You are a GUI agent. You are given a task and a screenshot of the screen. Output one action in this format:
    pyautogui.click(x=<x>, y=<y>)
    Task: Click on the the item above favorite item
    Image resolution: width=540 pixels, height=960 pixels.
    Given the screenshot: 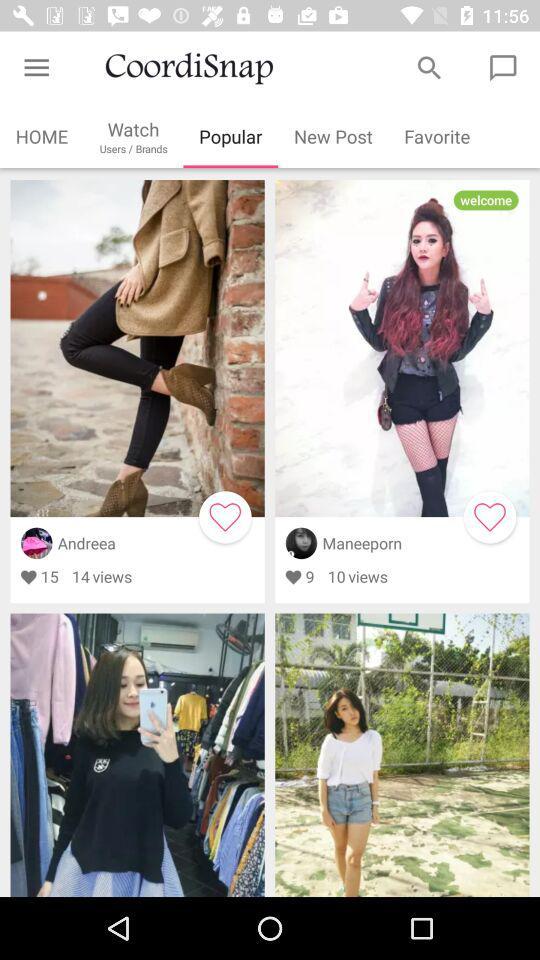 What is the action you would take?
    pyautogui.click(x=428, y=68)
    